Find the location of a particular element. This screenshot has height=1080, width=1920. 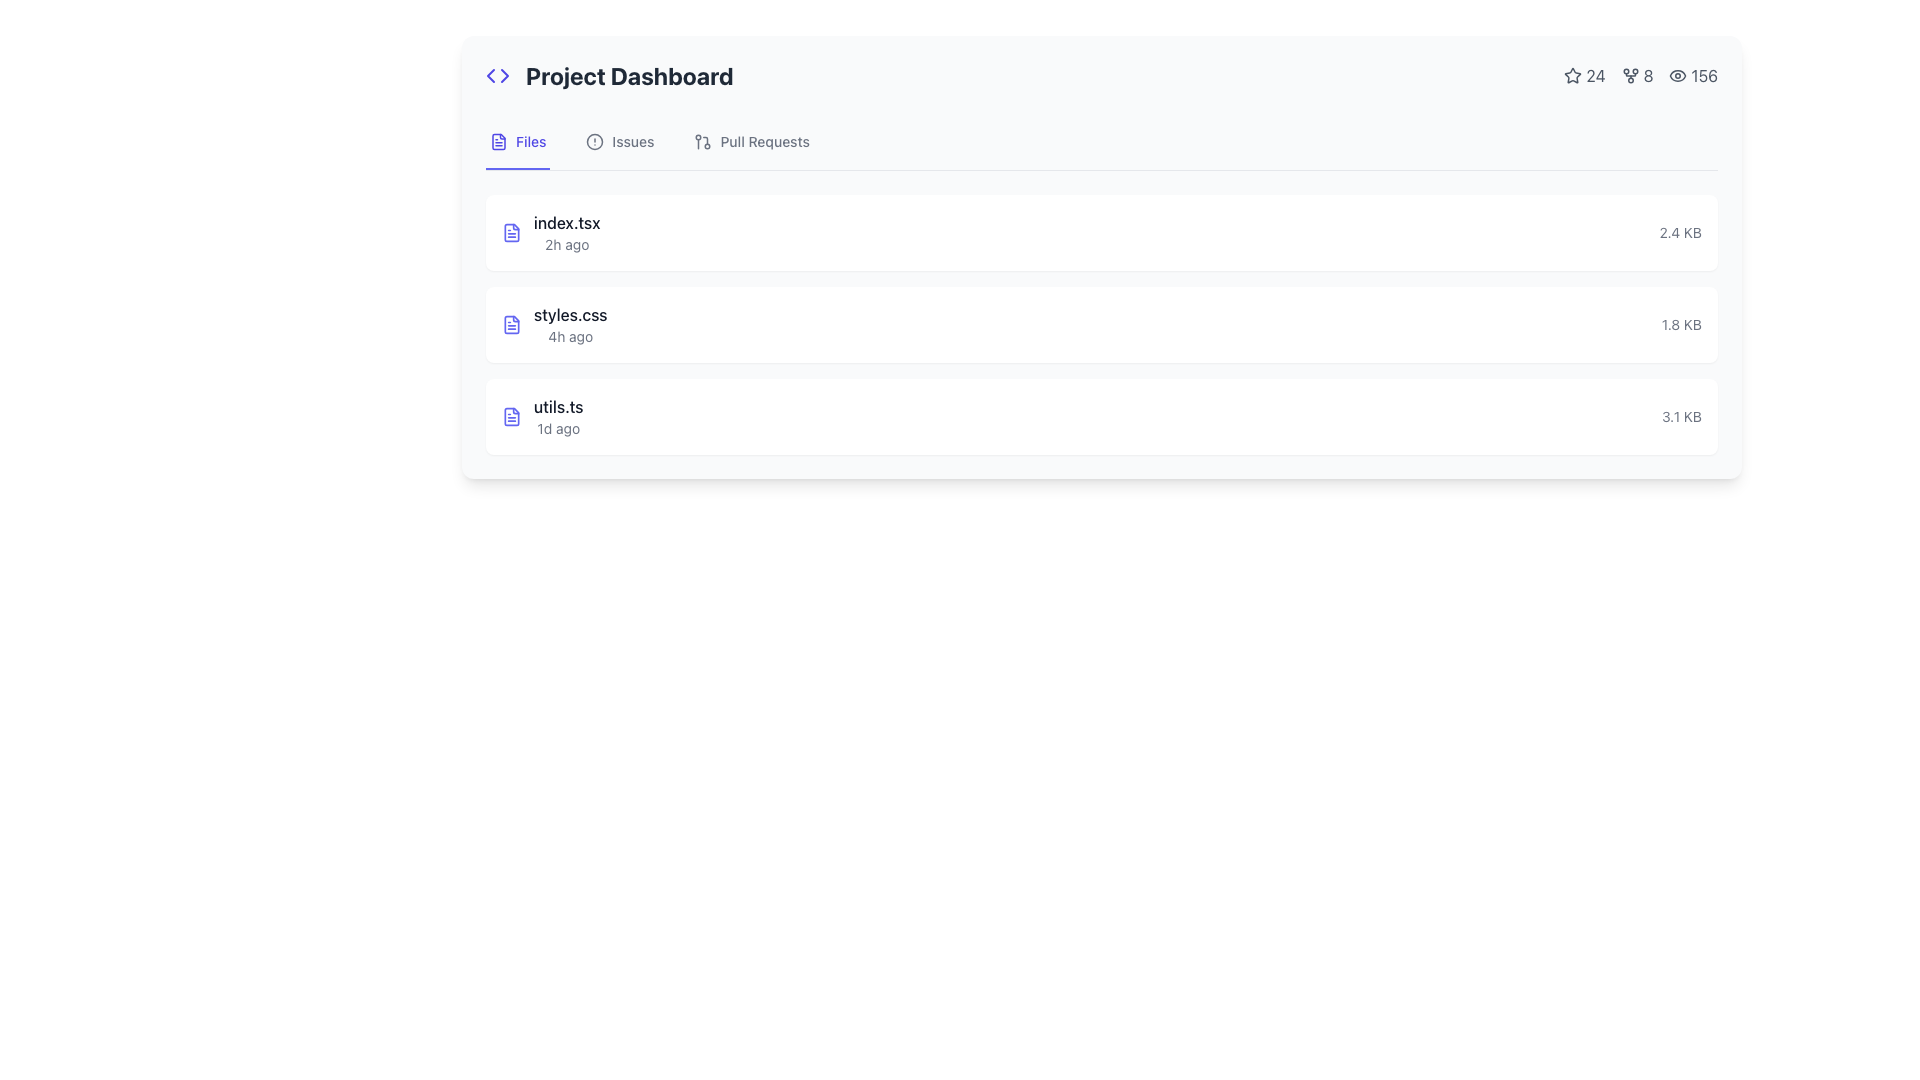

the SVG icon representing the 'index.tsx' file entry, located at the first position in the dashboard list is located at coordinates (512, 231).